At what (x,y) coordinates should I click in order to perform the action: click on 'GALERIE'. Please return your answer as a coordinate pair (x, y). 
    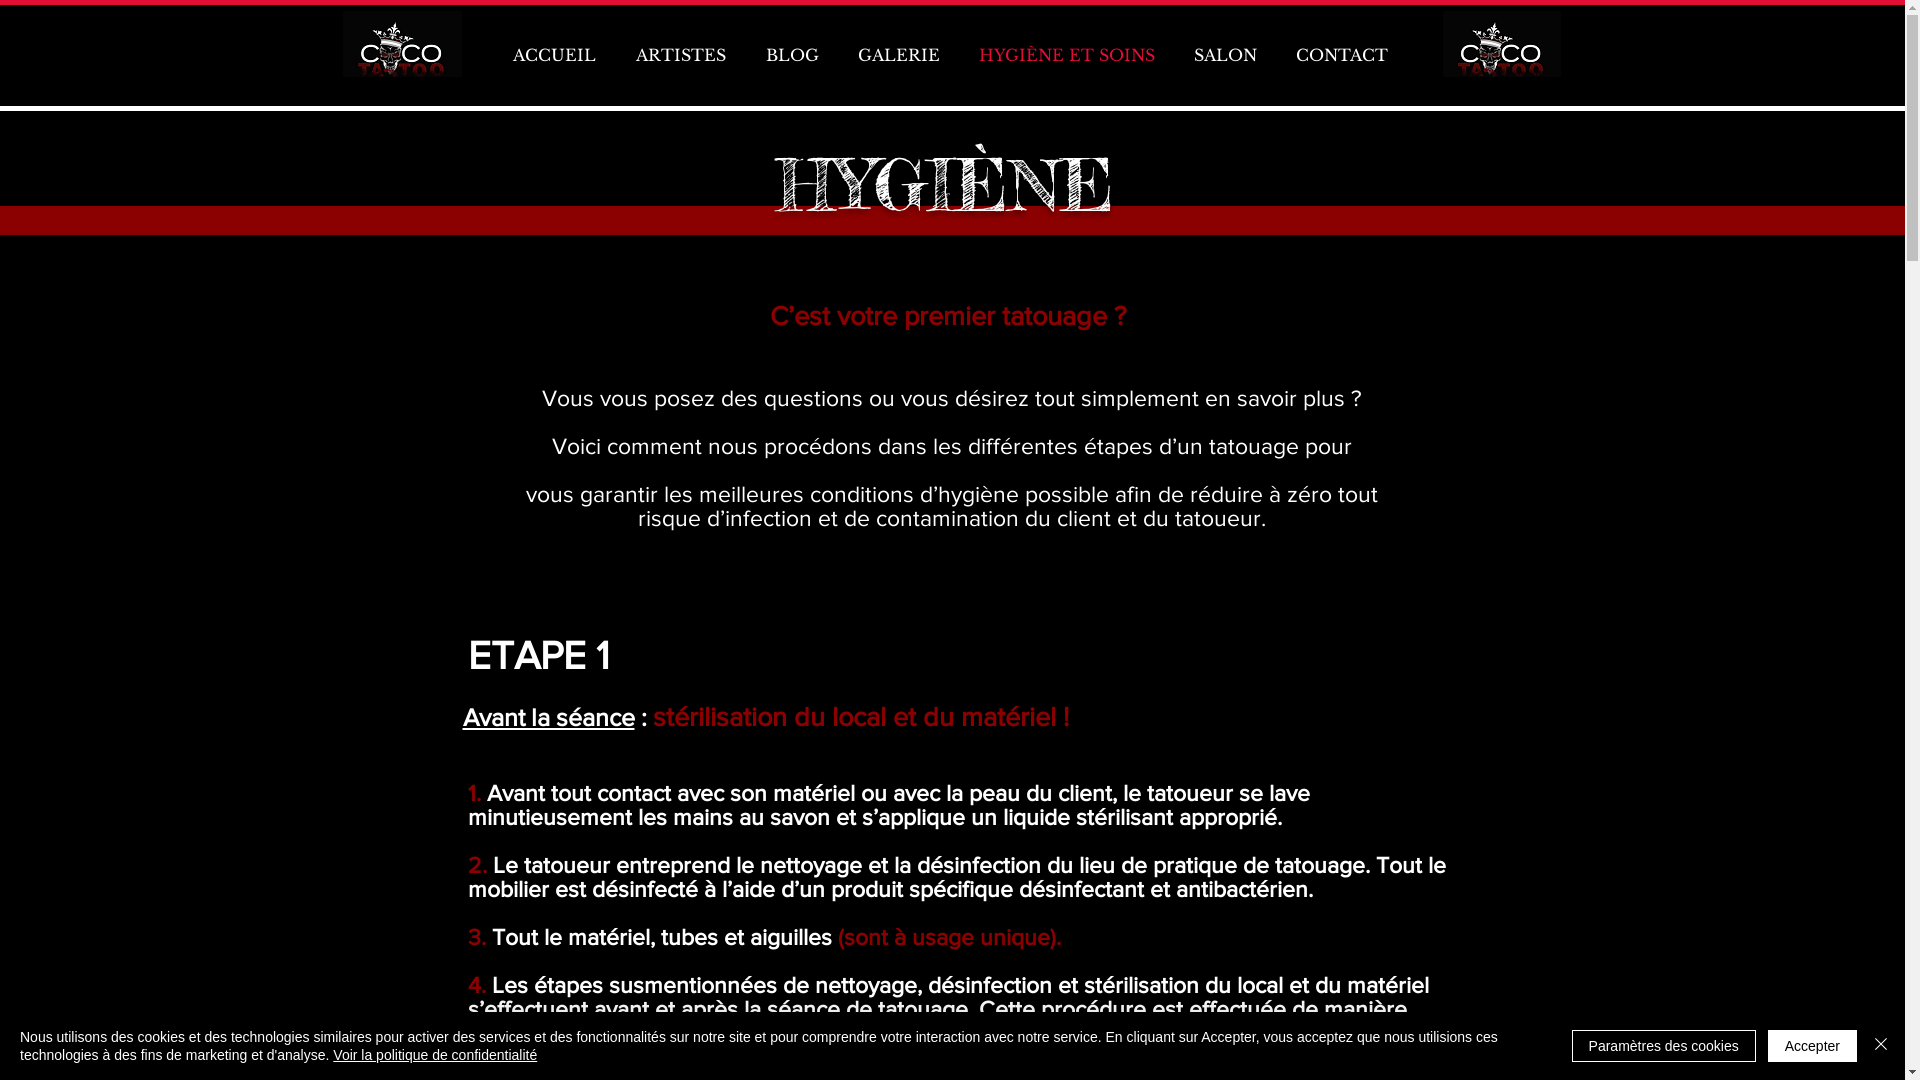
    Looking at the image, I should click on (897, 53).